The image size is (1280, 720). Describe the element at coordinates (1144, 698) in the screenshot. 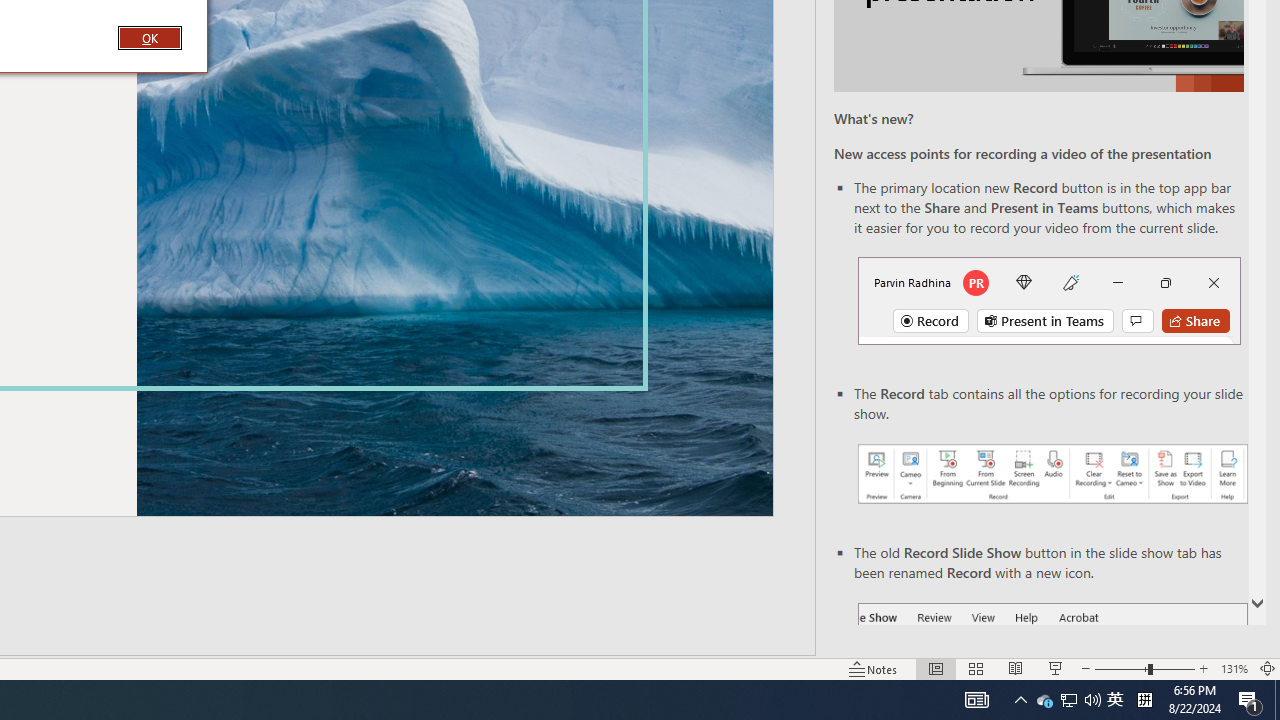

I see `'Tray Input Indicator - Chinese (Simplified, China)'` at that location.